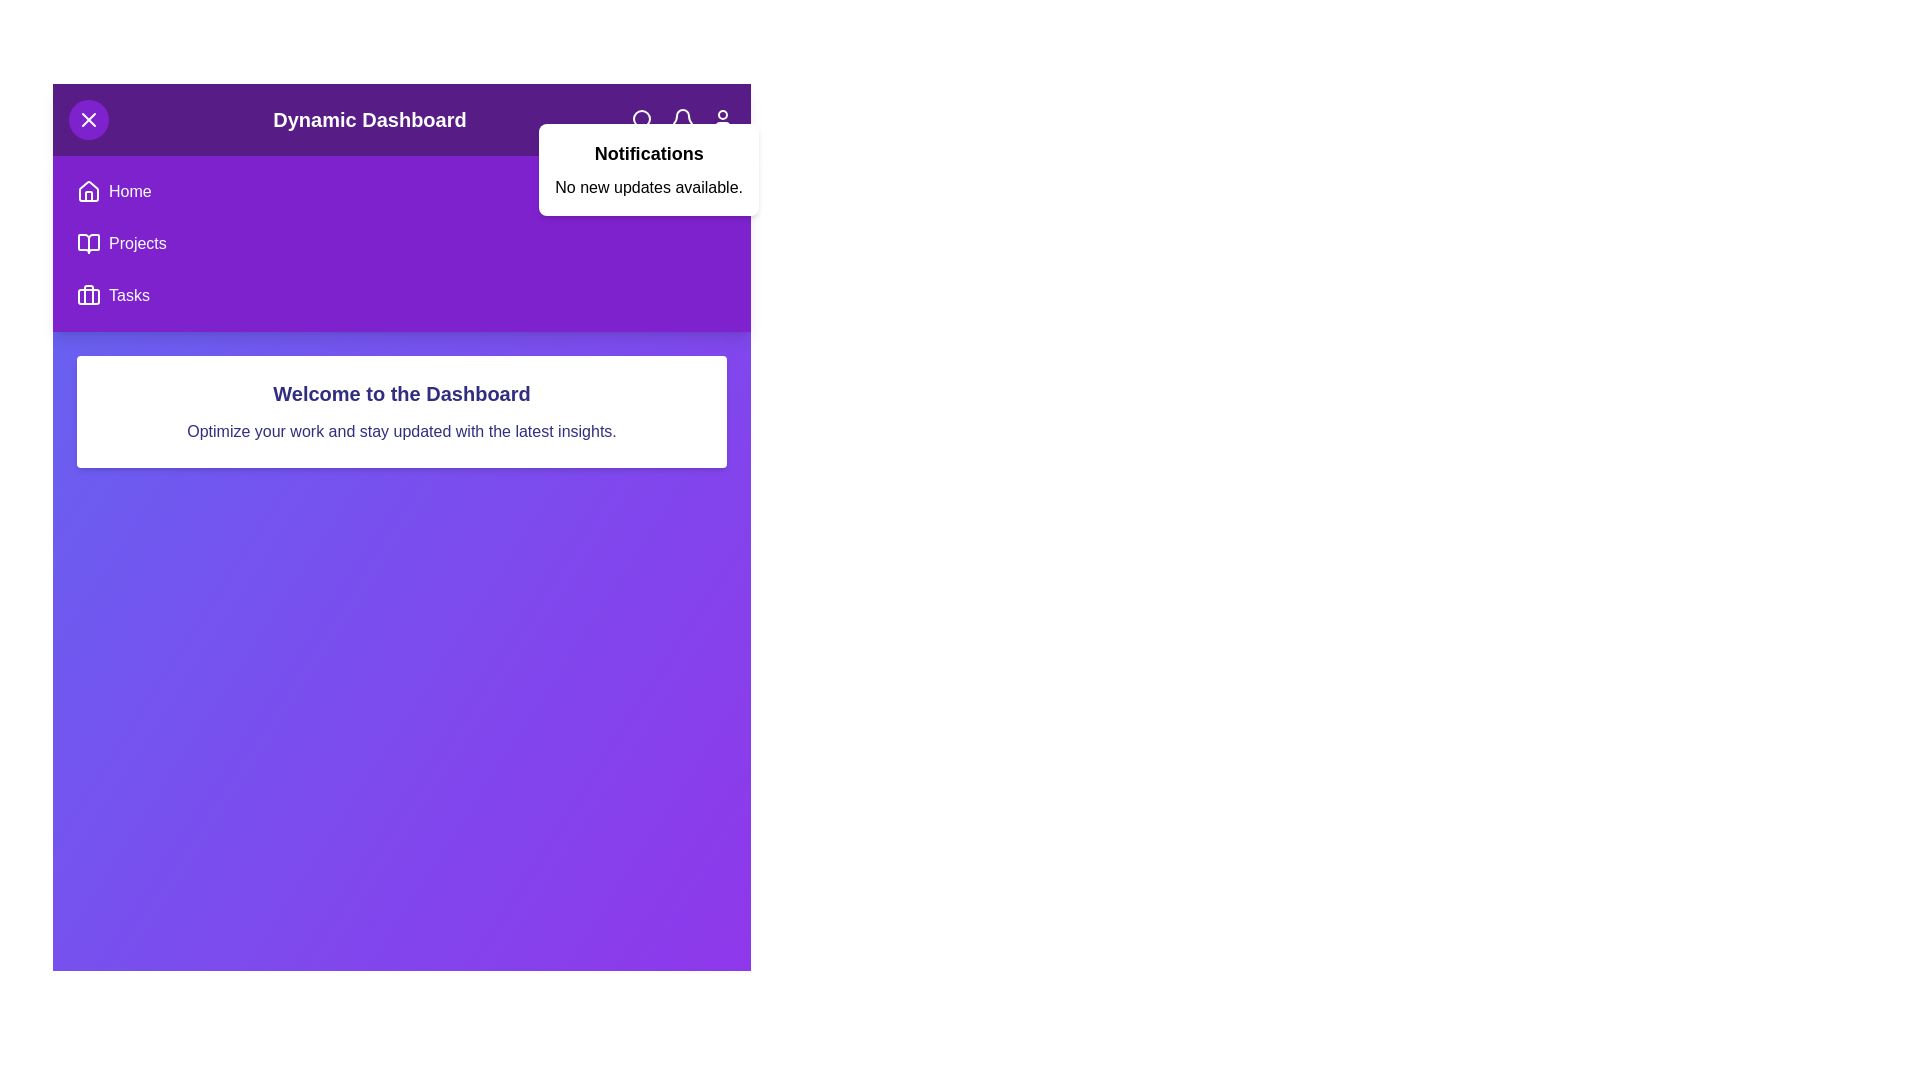 This screenshot has width=1920, height=1080. What do you see at coordinates (681, 119) in the screenshot?
I see `the bell icon to toggle the notifications panel` at bounding box center [681, 119].